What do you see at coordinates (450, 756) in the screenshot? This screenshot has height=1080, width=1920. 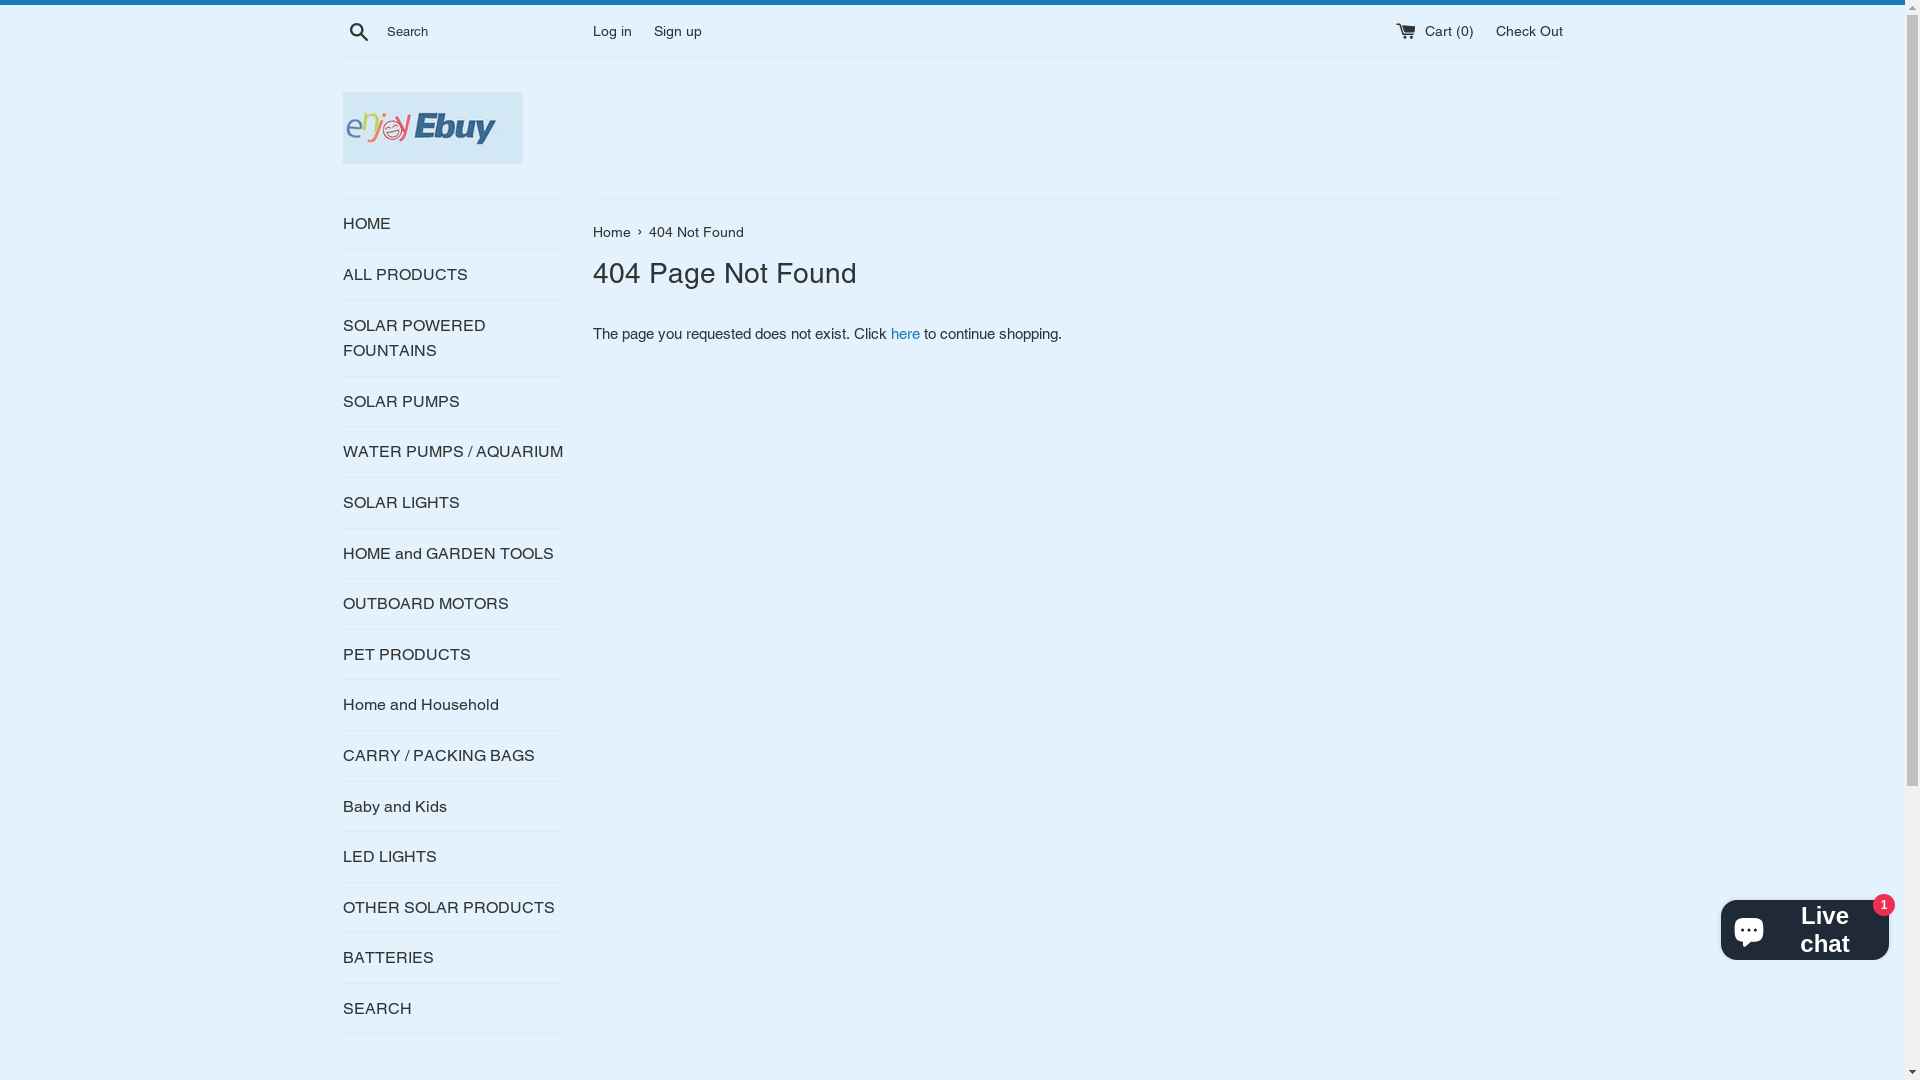 I see `'CARRY / PACKING BAGS'` at bounding box center [450, 756].